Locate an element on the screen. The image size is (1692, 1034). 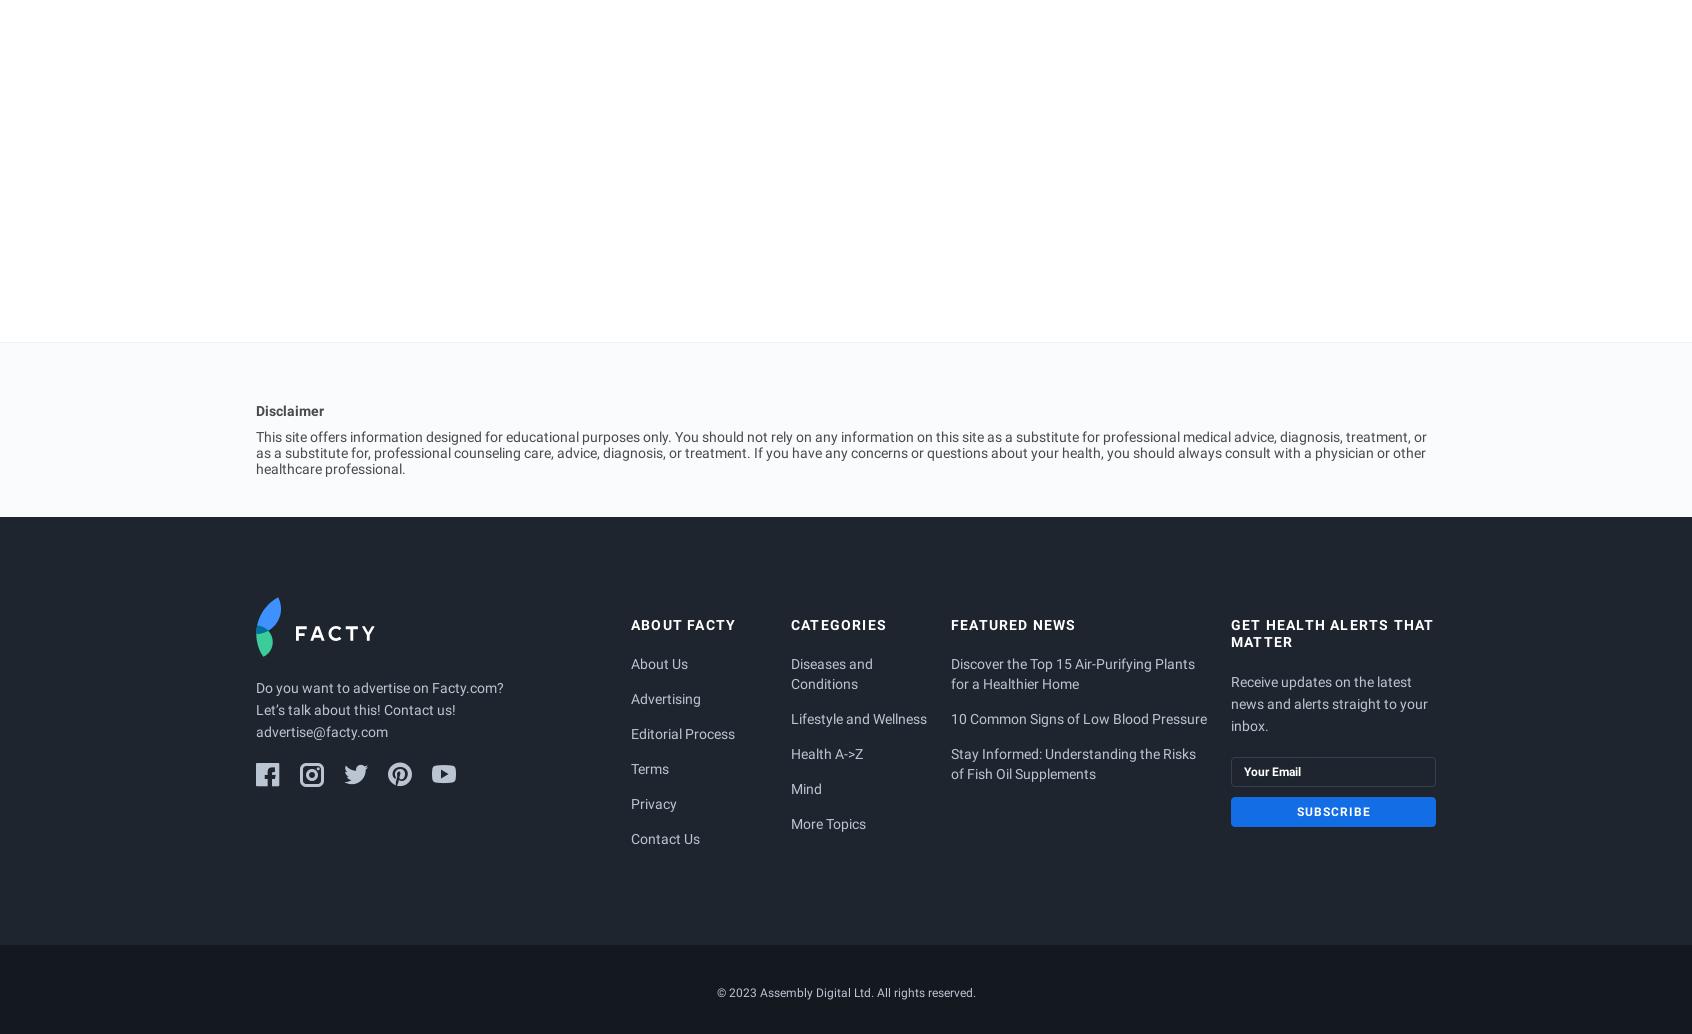
'Discover the Top 15 Air-Purifying Plants for a Healthier Home' is located at coordinates (1074, 673).